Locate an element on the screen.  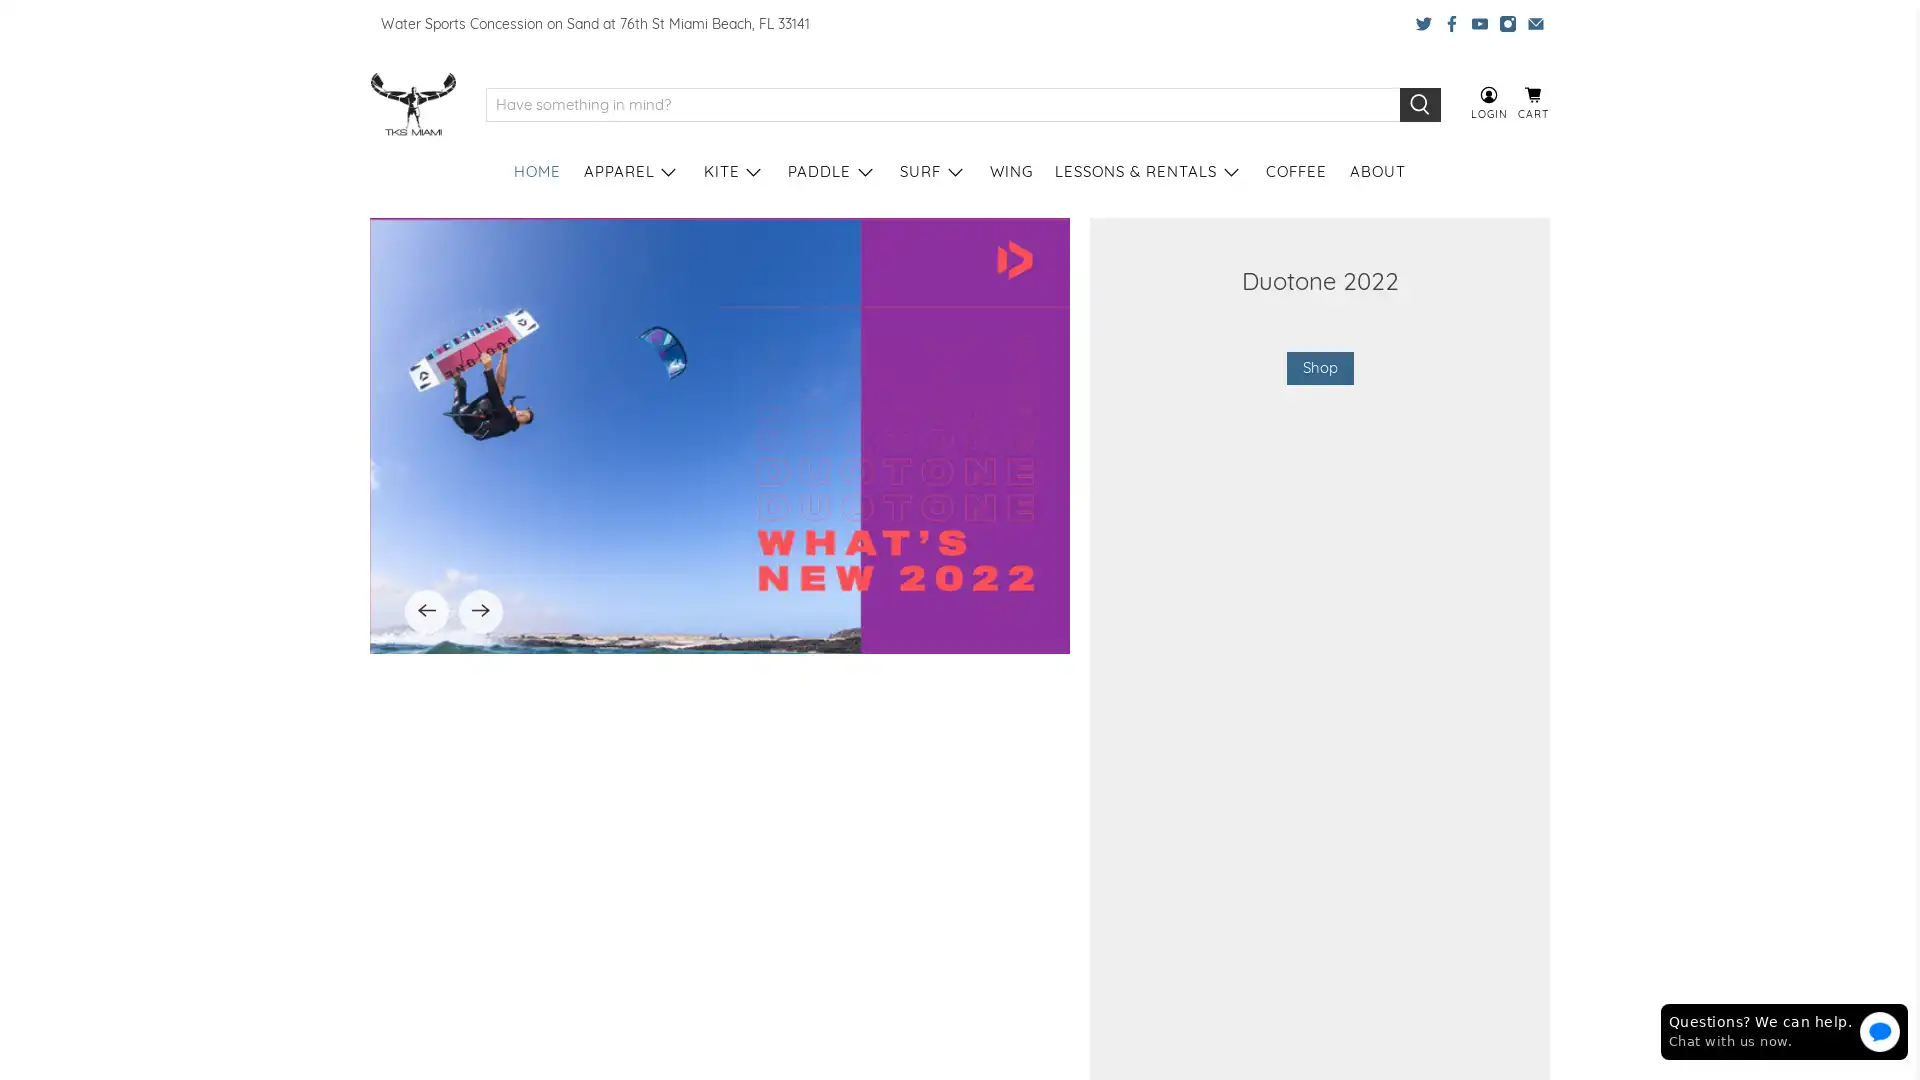
Previous is located at coordinates (426, 874).